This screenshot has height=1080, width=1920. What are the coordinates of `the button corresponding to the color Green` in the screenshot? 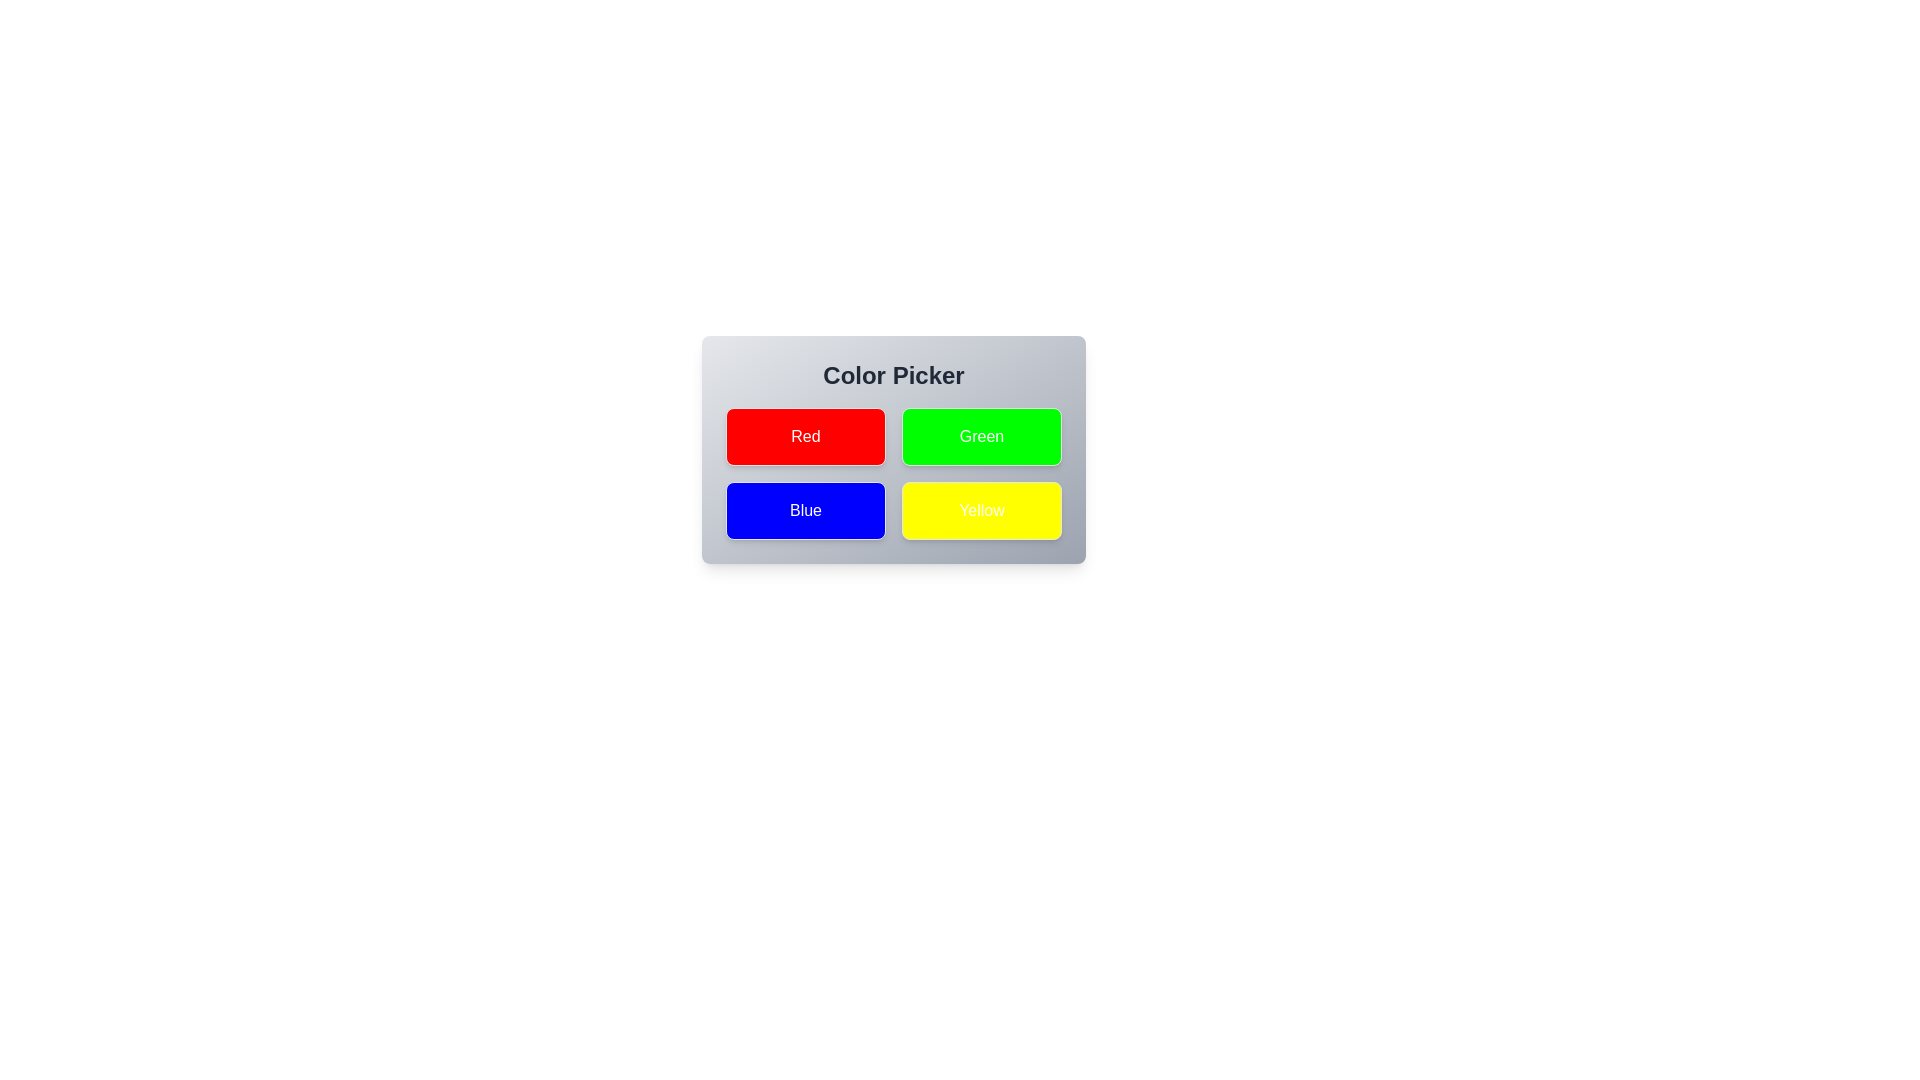 It's located at (982, 435).